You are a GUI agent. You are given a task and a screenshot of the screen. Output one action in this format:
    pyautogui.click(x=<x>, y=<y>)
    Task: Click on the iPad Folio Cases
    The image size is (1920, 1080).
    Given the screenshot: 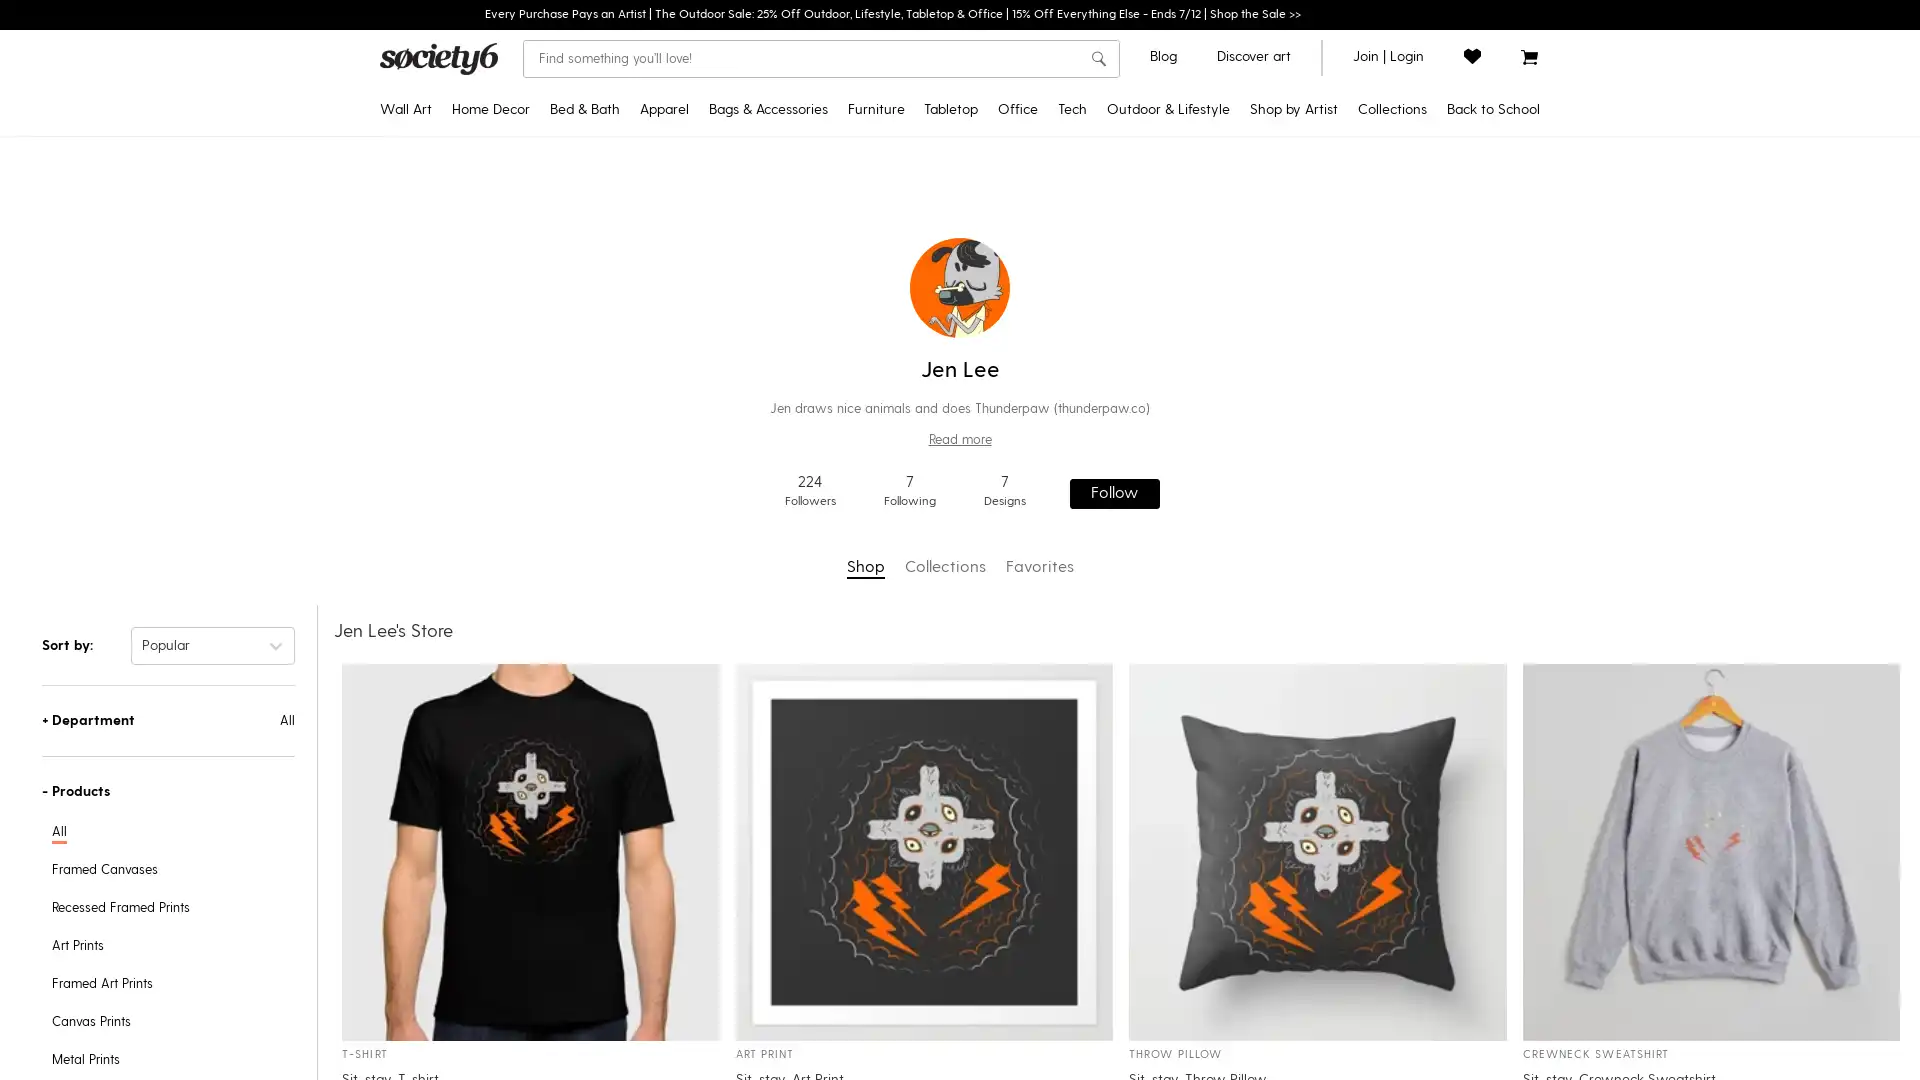 What is the action you would take?
    pyautogui.click(x=1143, y=353)
    